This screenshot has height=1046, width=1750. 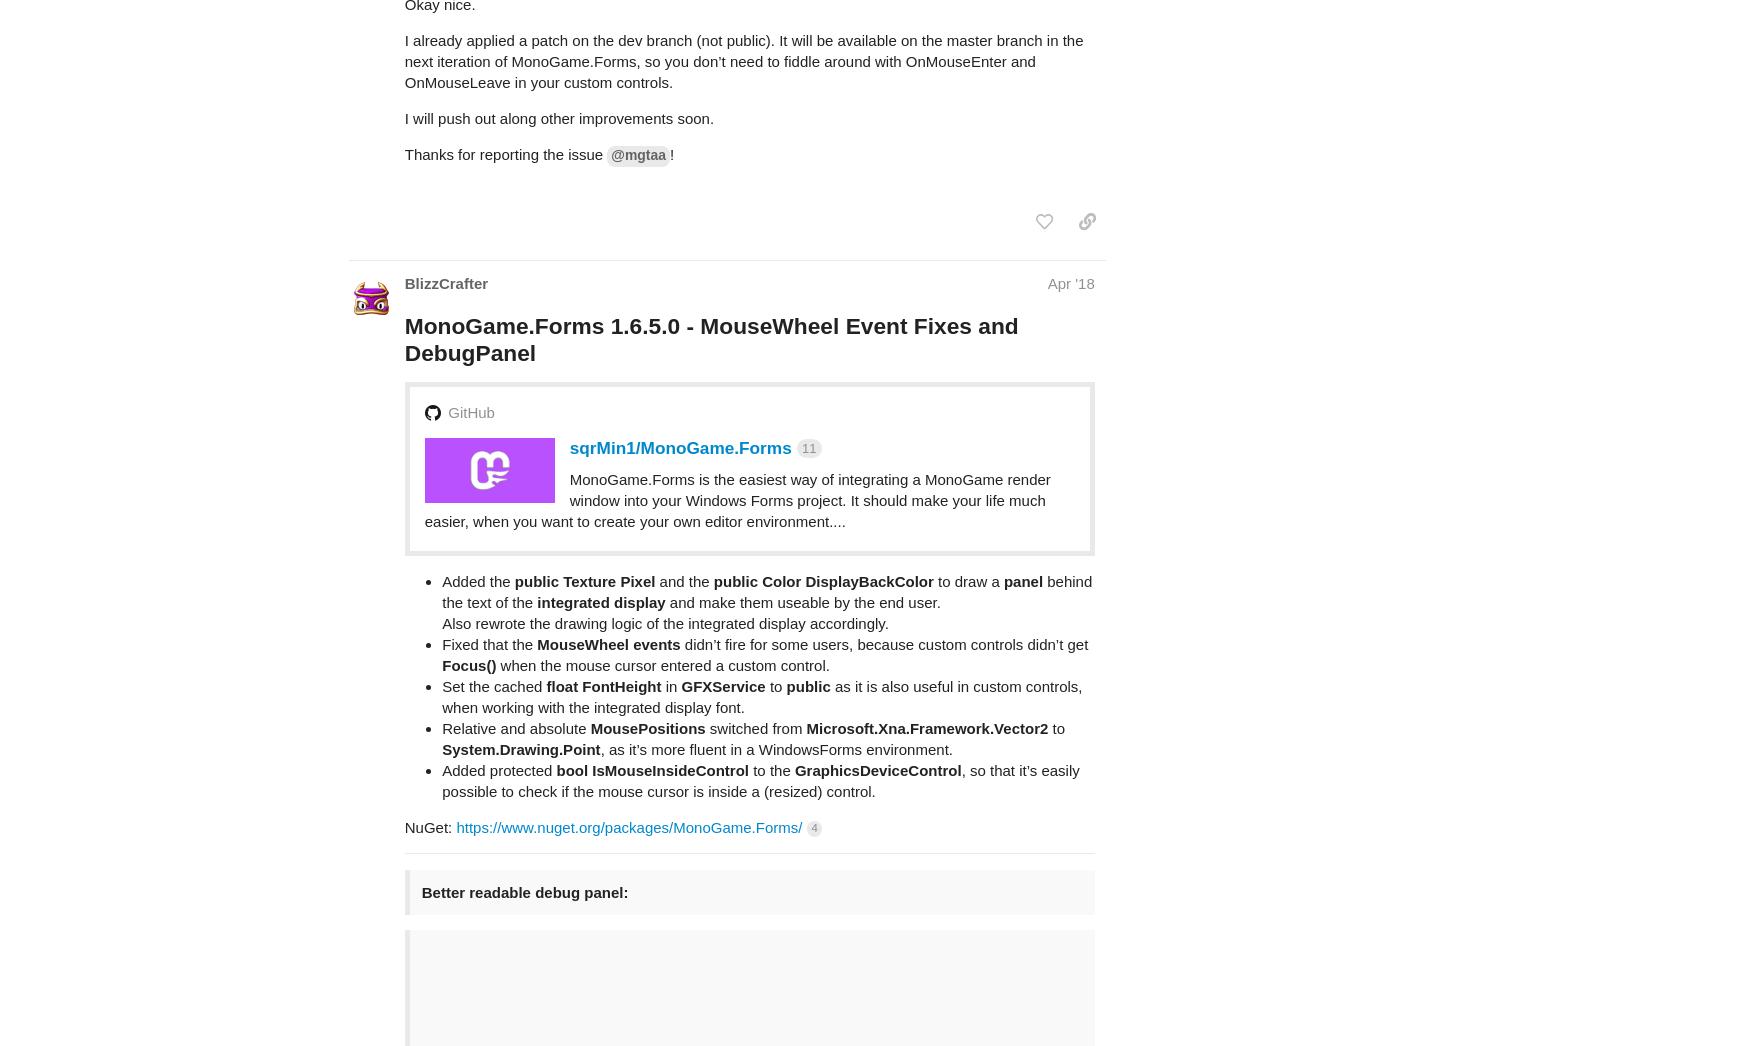 What do you see at coordinates (504, 76) in the screenshot?
I see `'Thanks for reporting the issue'` at bounding box center [504, 76].